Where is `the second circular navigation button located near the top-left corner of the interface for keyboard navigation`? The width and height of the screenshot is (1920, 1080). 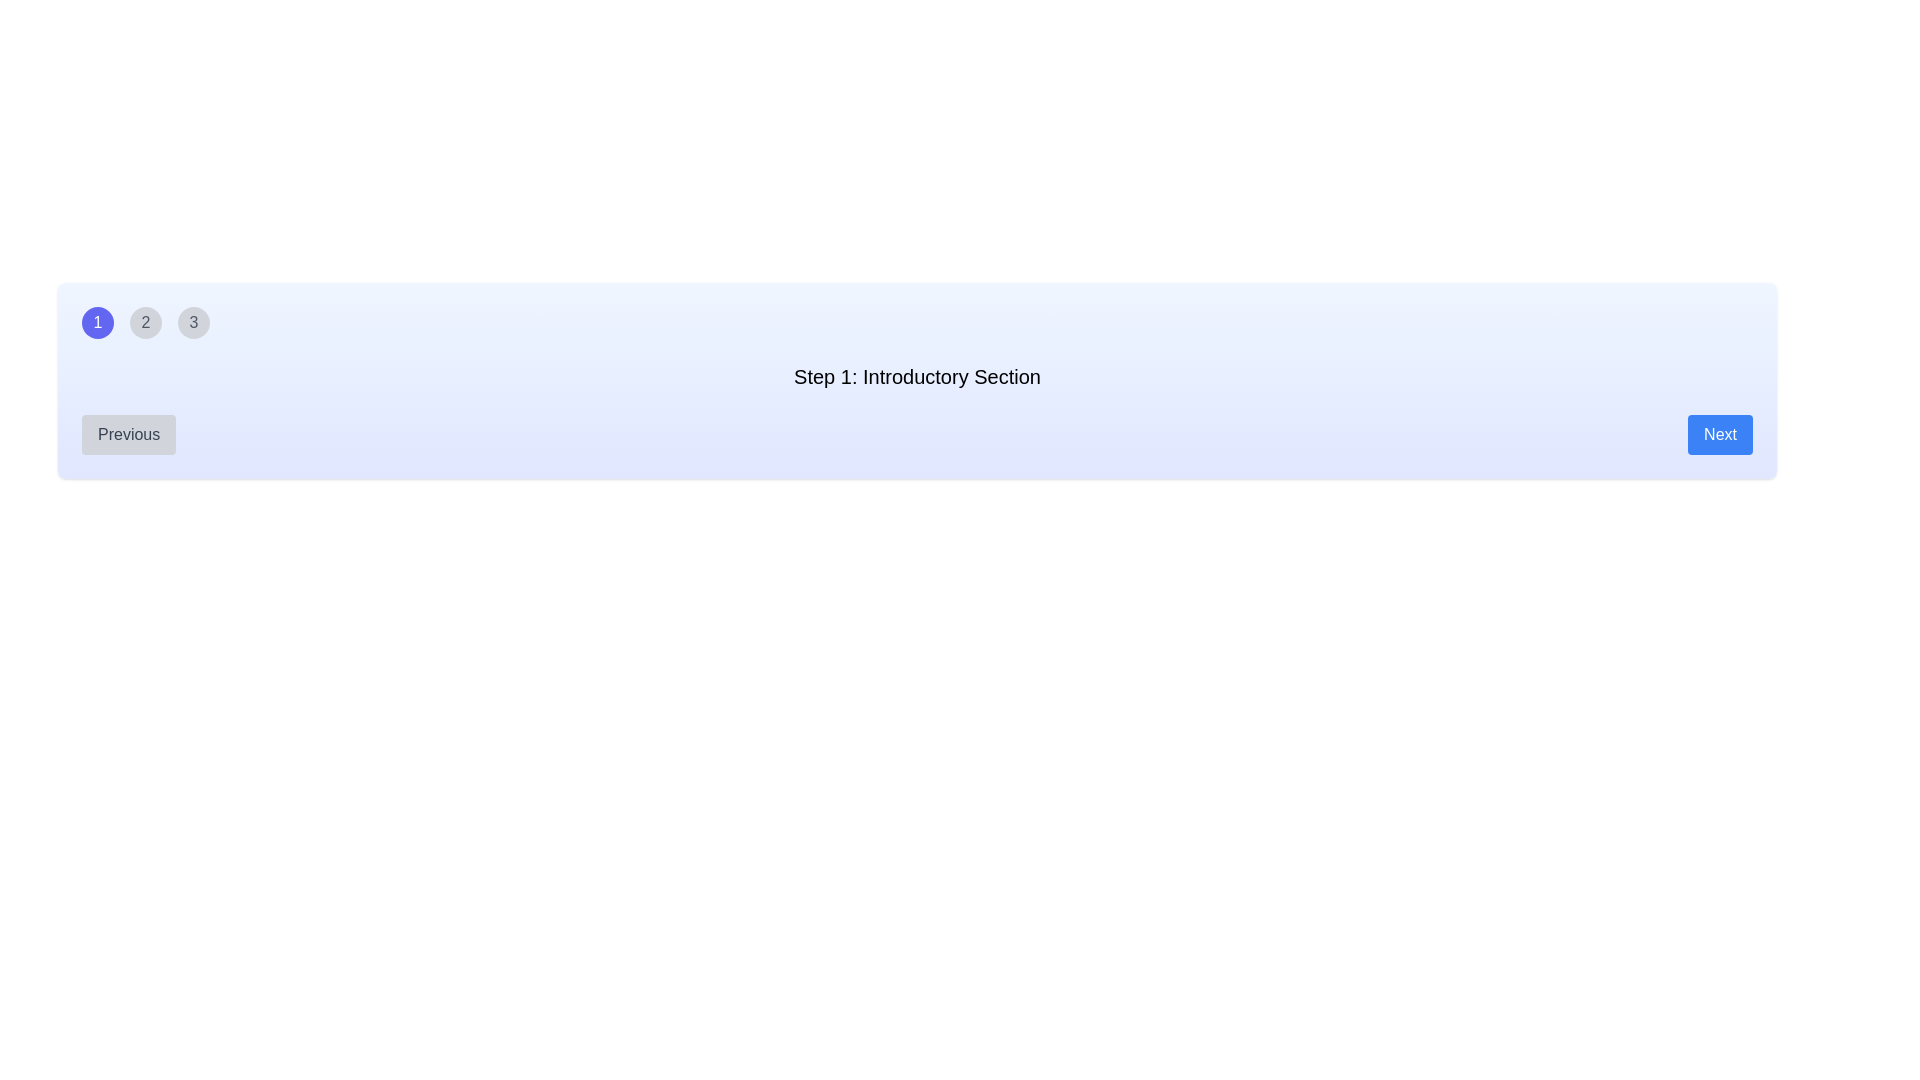
the second circular navigation button located near the top-left corner of the interface for keyboard navigation is located at coordinates (144, 322).